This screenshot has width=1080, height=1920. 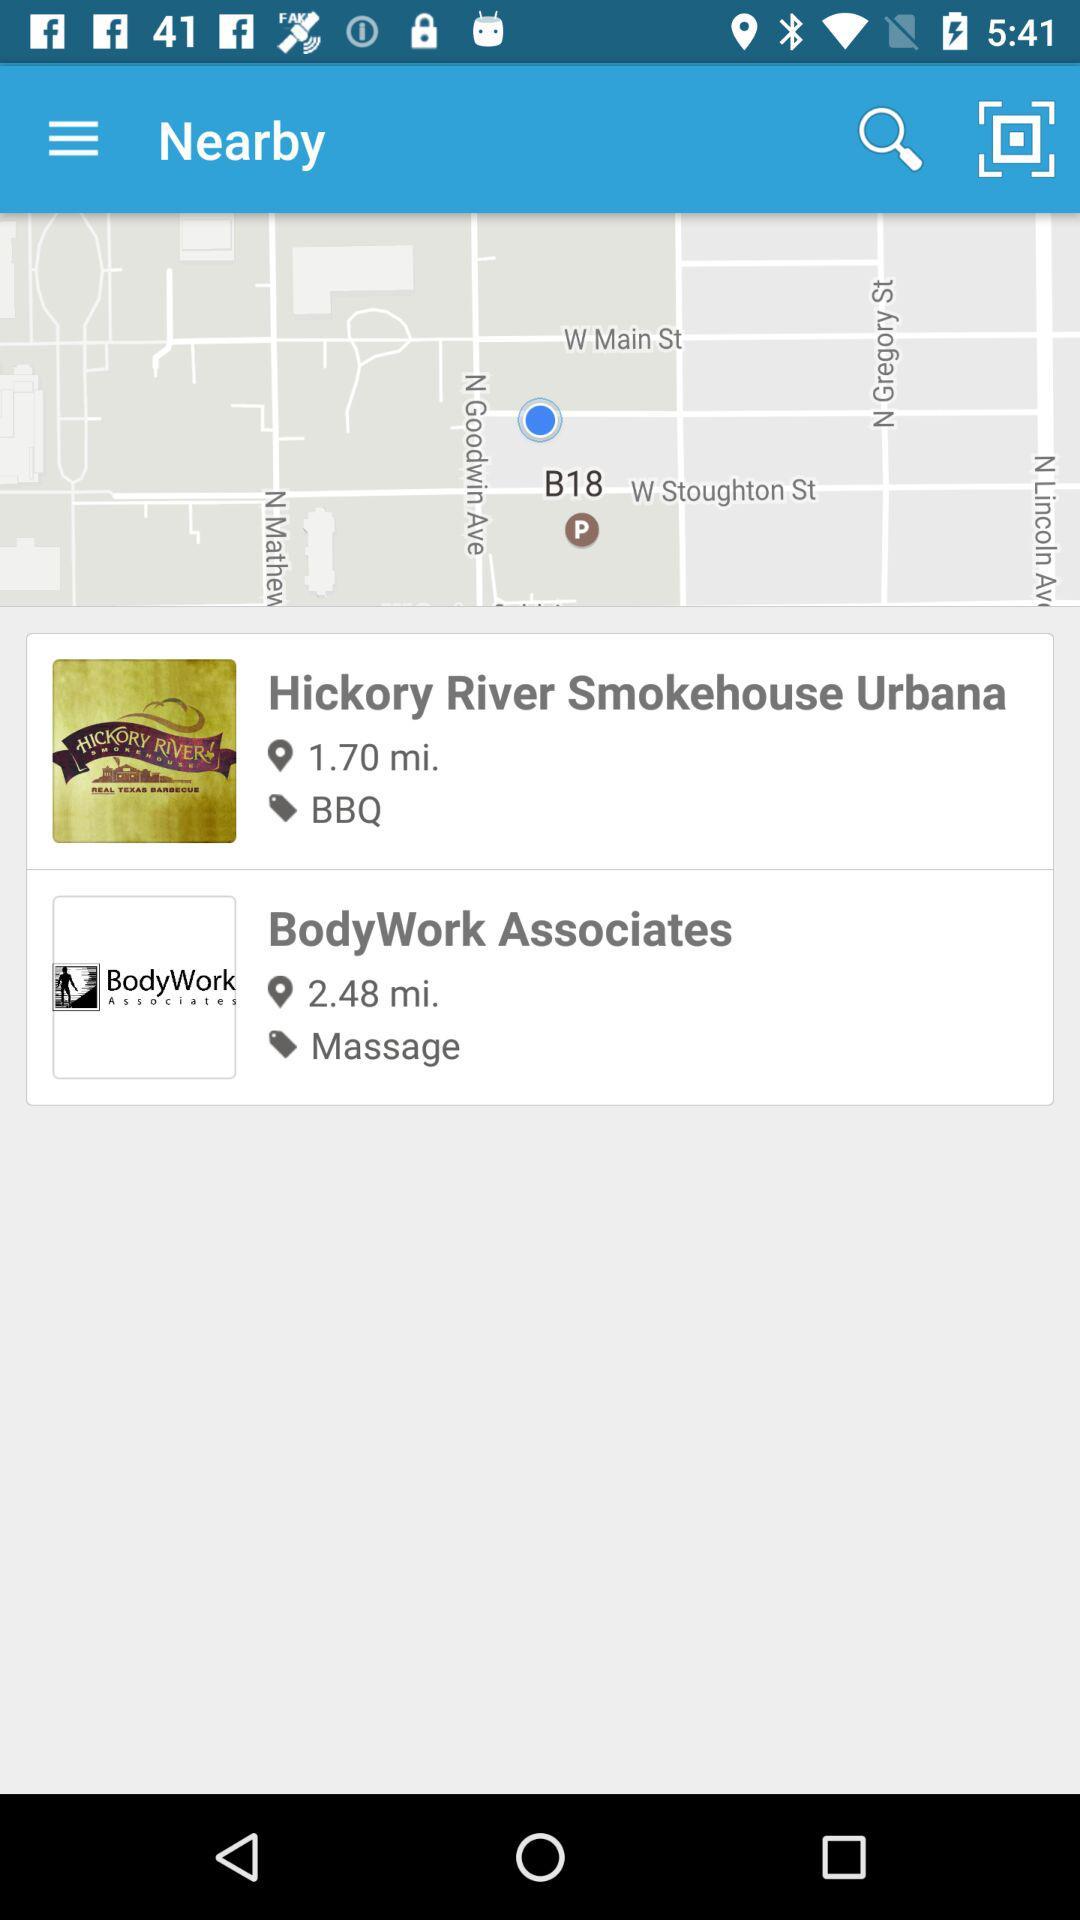 What do you see at coordinates (143, 987) in the screenshot?
I see `the image left side of bodywork associates` at bounding box center [143, 987].